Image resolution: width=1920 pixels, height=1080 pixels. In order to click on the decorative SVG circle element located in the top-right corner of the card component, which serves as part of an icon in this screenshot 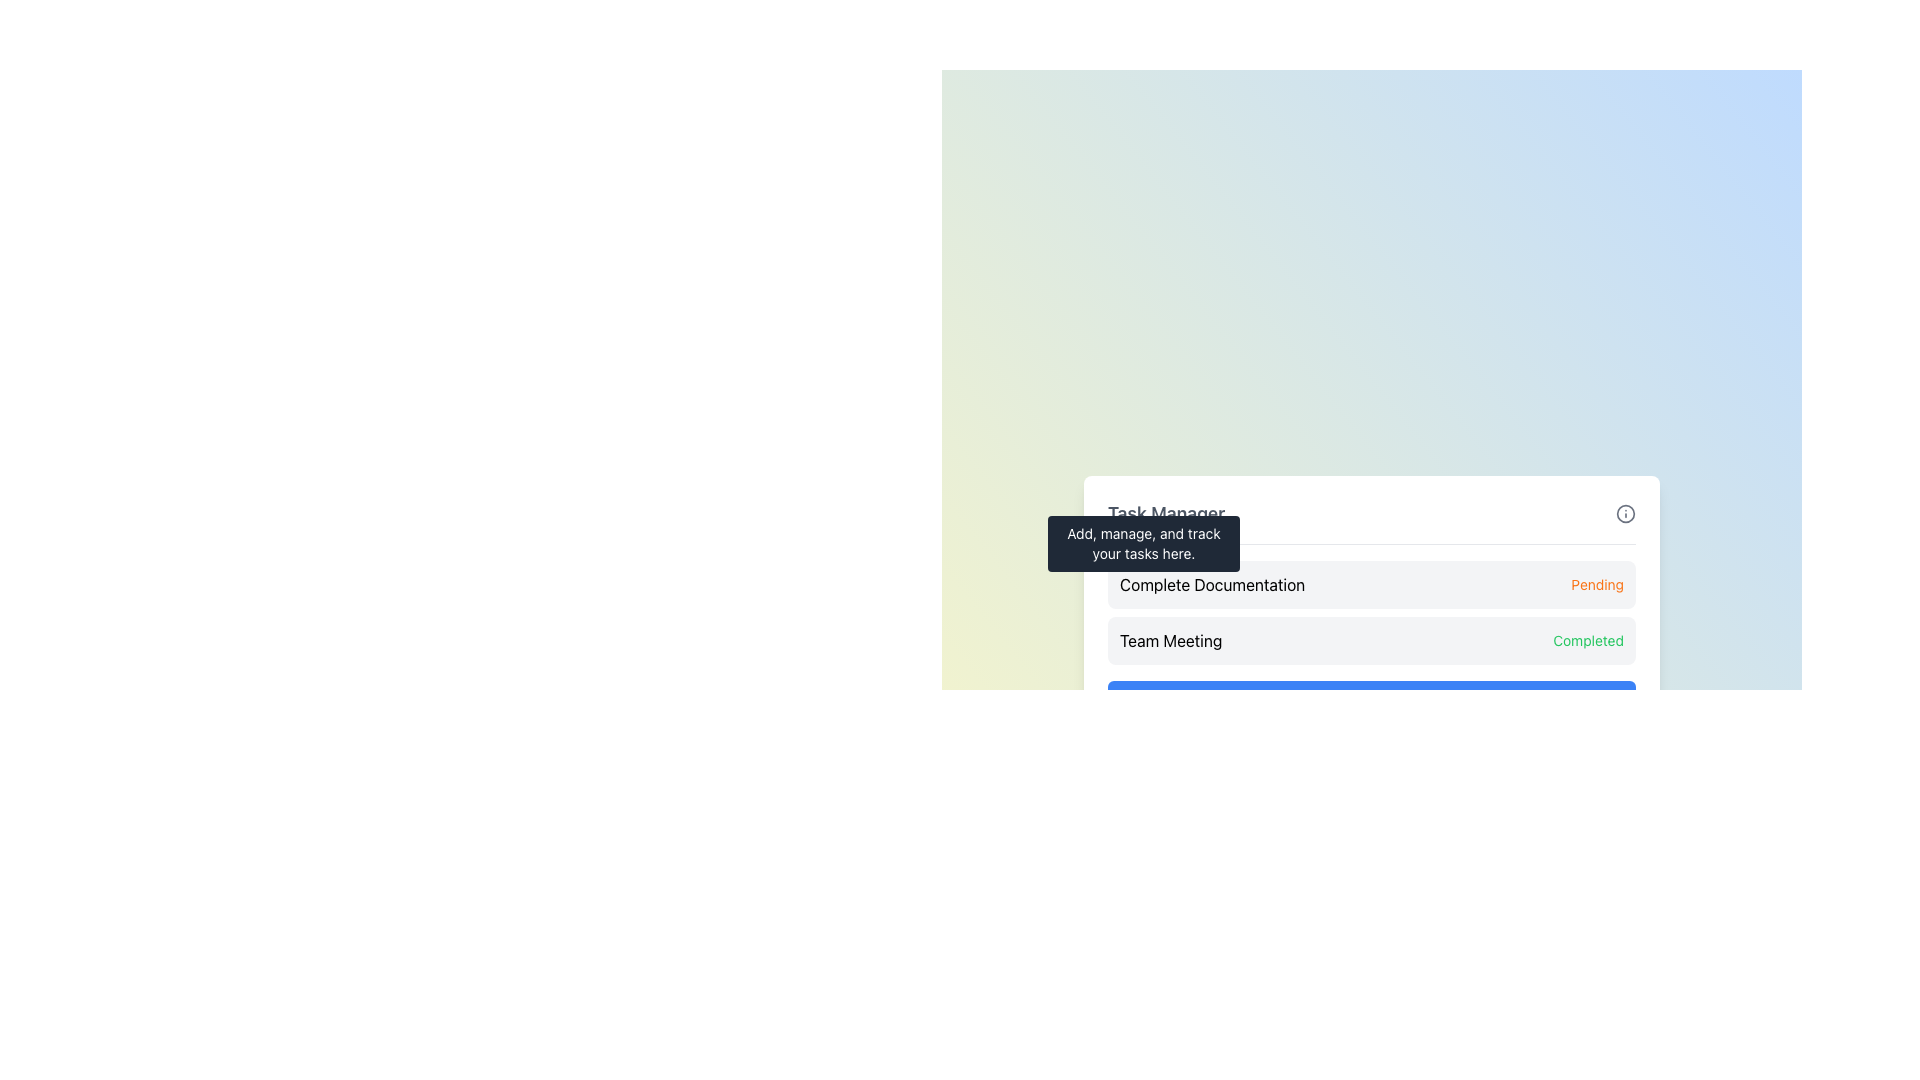, I will do `click(1626, 512)`.